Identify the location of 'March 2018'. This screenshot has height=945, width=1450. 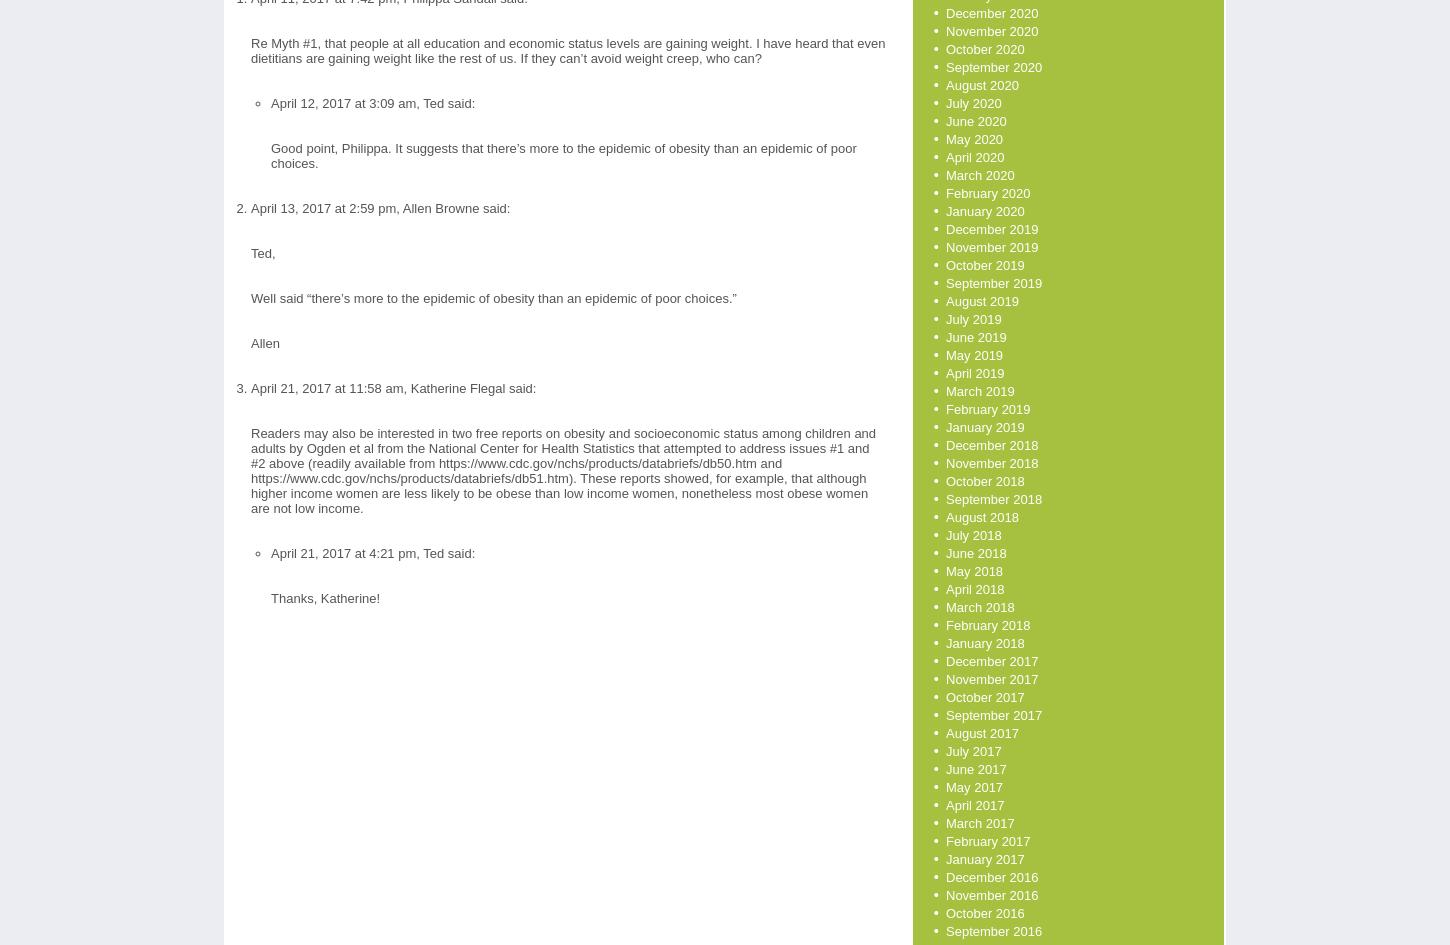
(980, 607).